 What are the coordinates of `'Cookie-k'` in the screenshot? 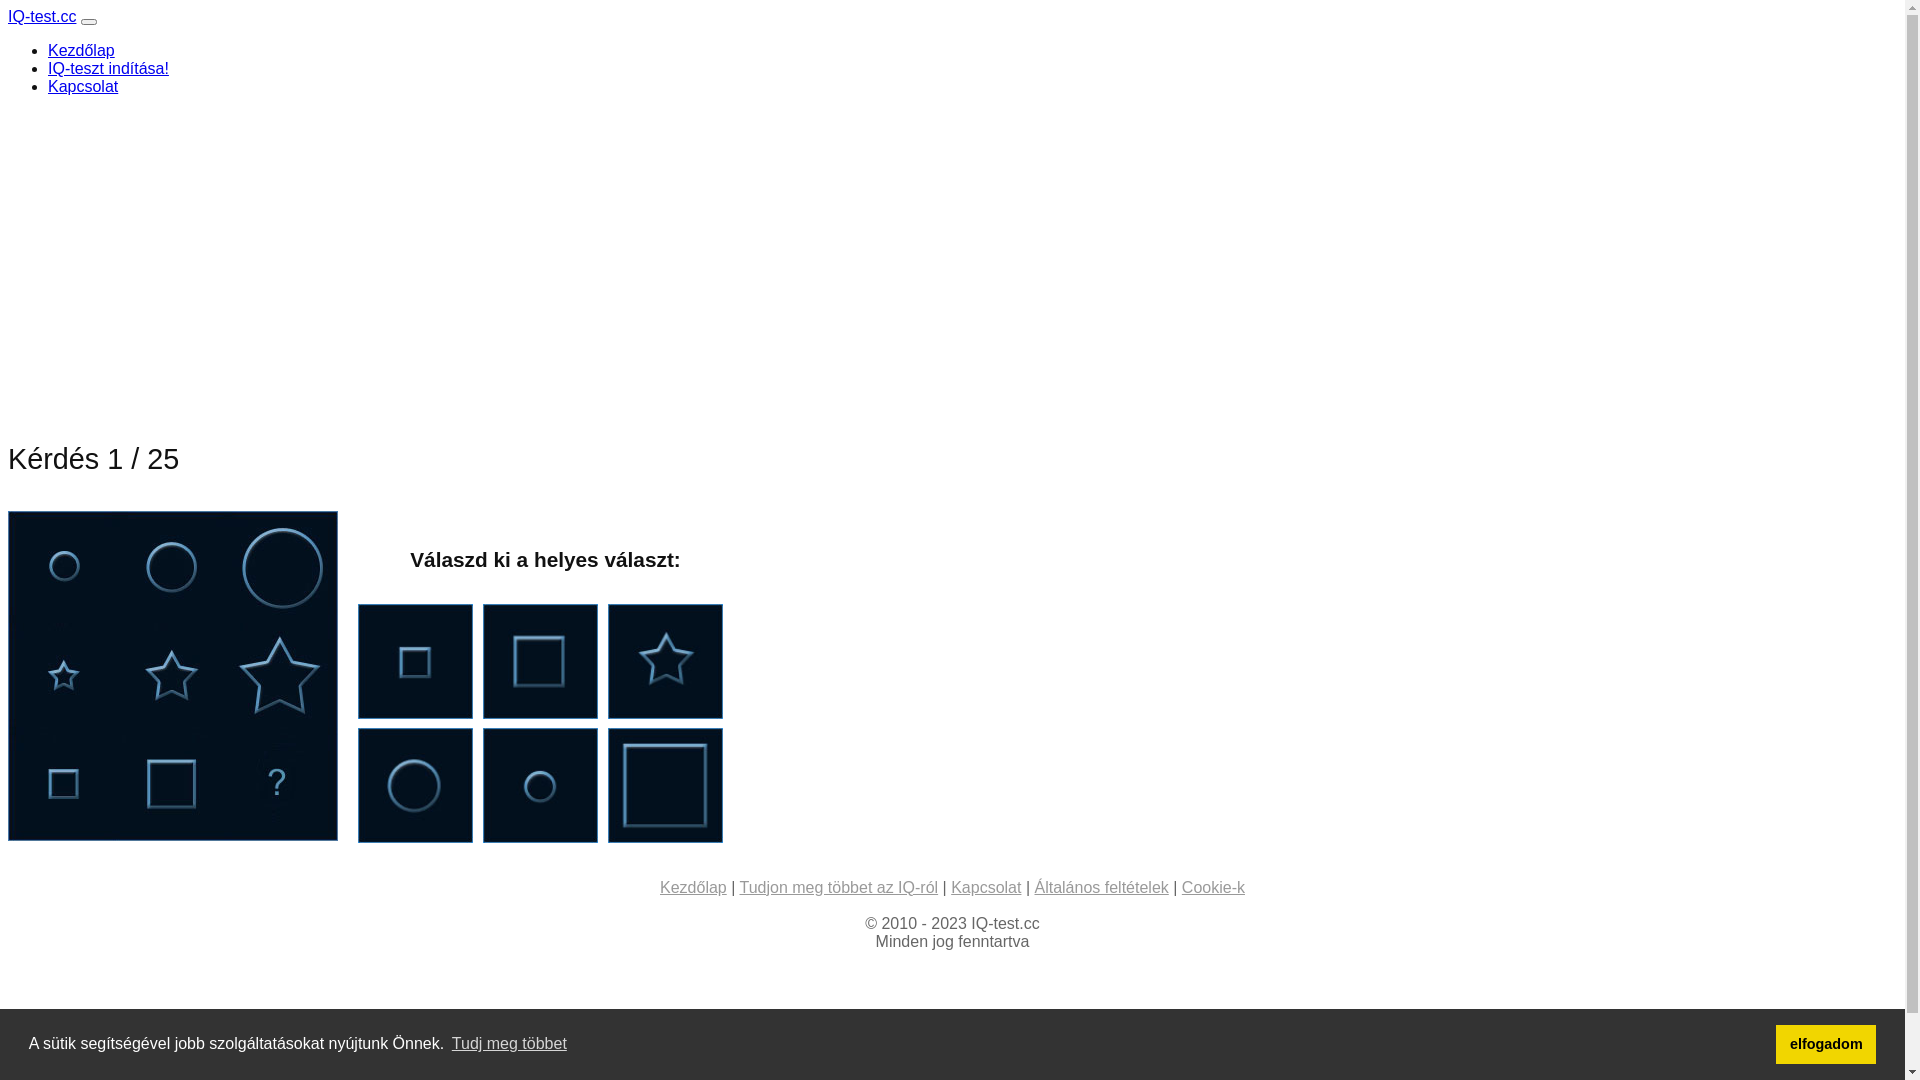 It's located at (1212, 886).